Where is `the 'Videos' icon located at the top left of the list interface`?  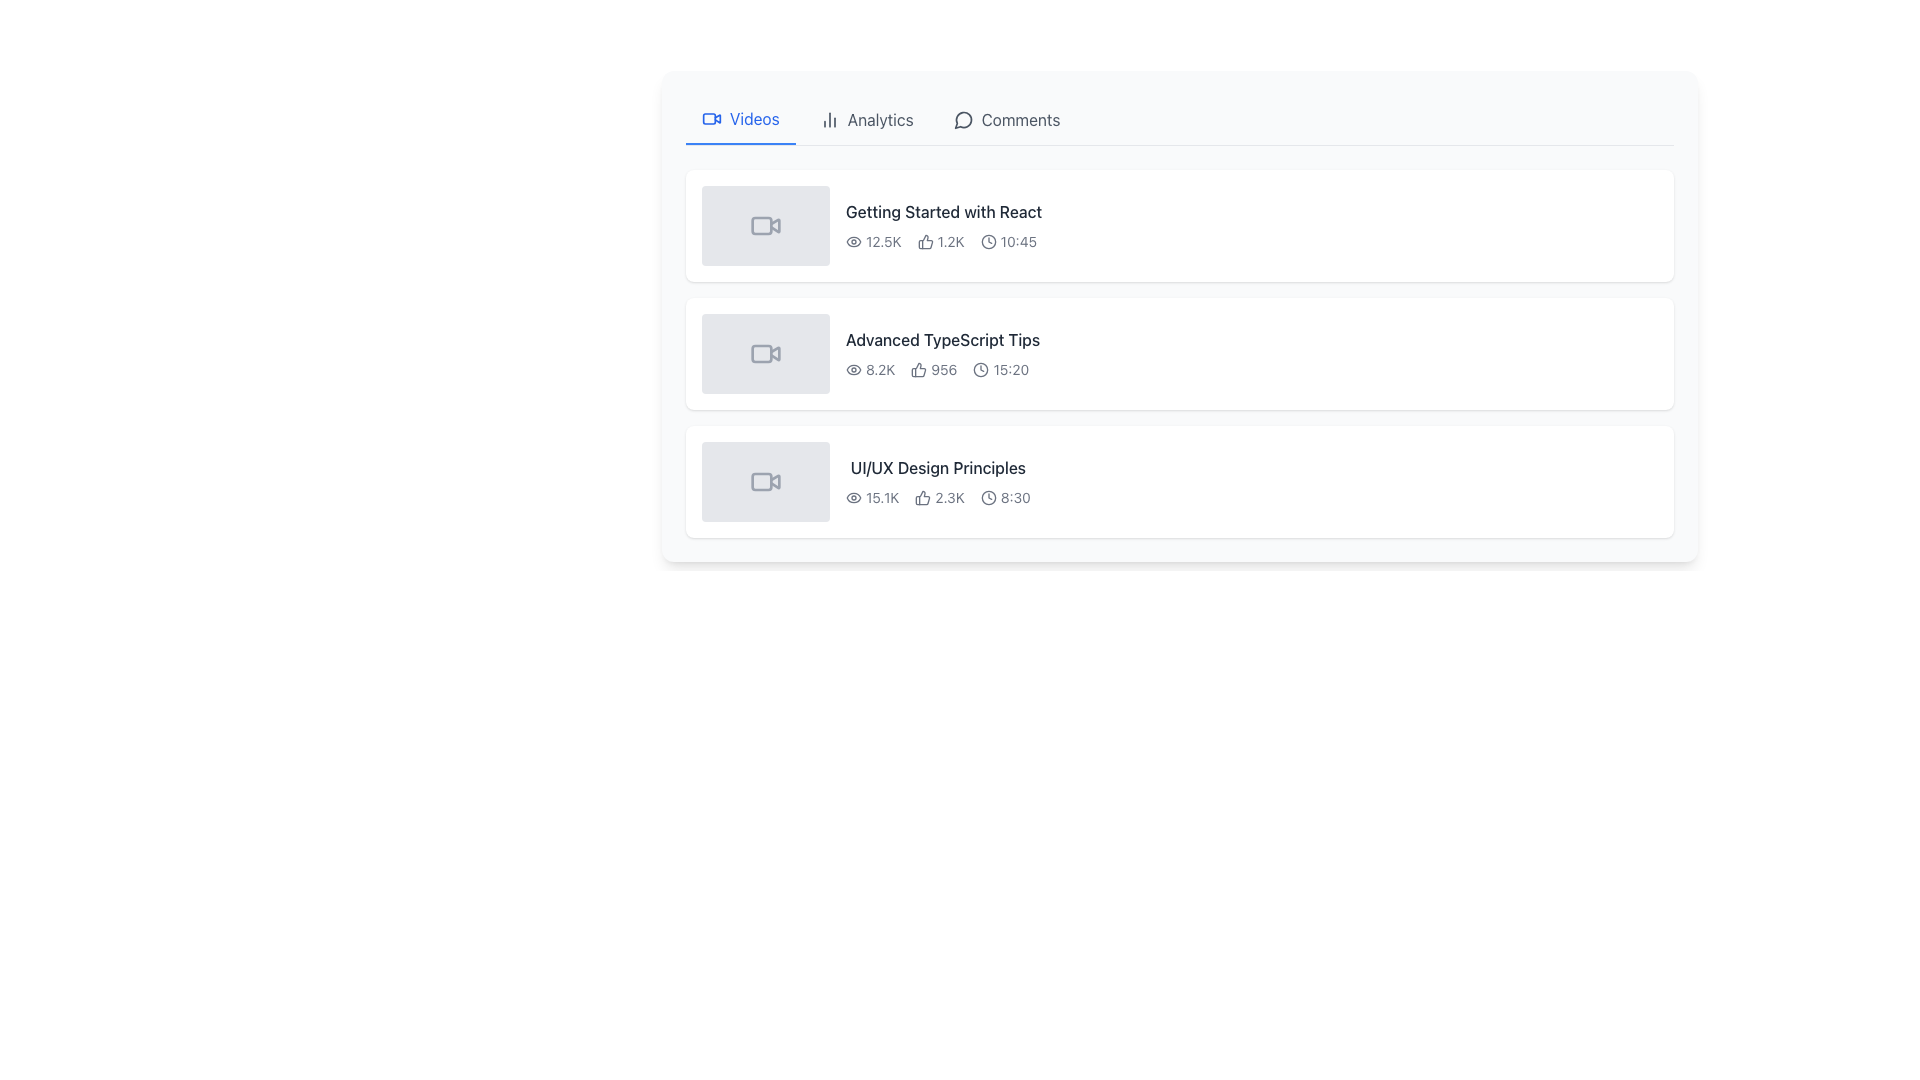
the 'Videos' icon located at the top left of the list interface is located at coordinates (711, 119).